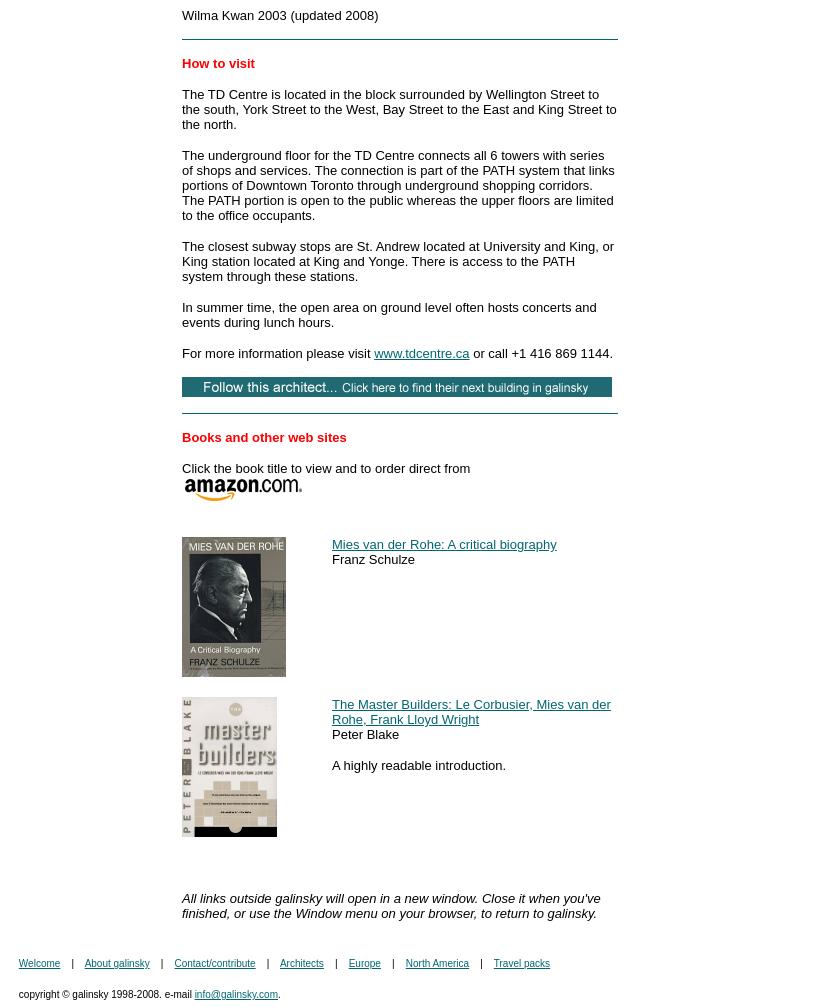  What do you see at coordinates (263, 437) in the screenshot?
I see `'Books and other web
    sites'` at bounding box center [263, 437].